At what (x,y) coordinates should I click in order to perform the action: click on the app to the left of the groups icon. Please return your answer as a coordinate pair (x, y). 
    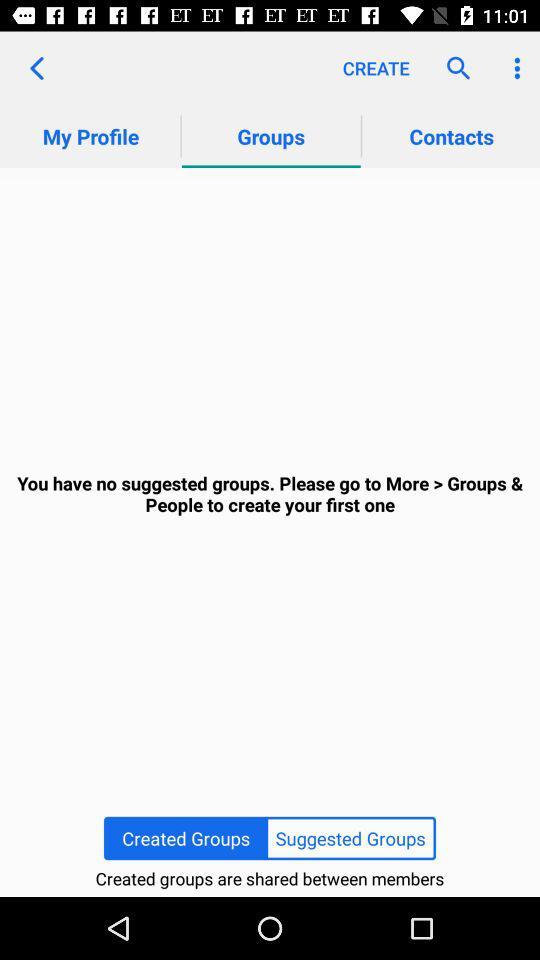
    Looking at the image, I should click on (36, 68).